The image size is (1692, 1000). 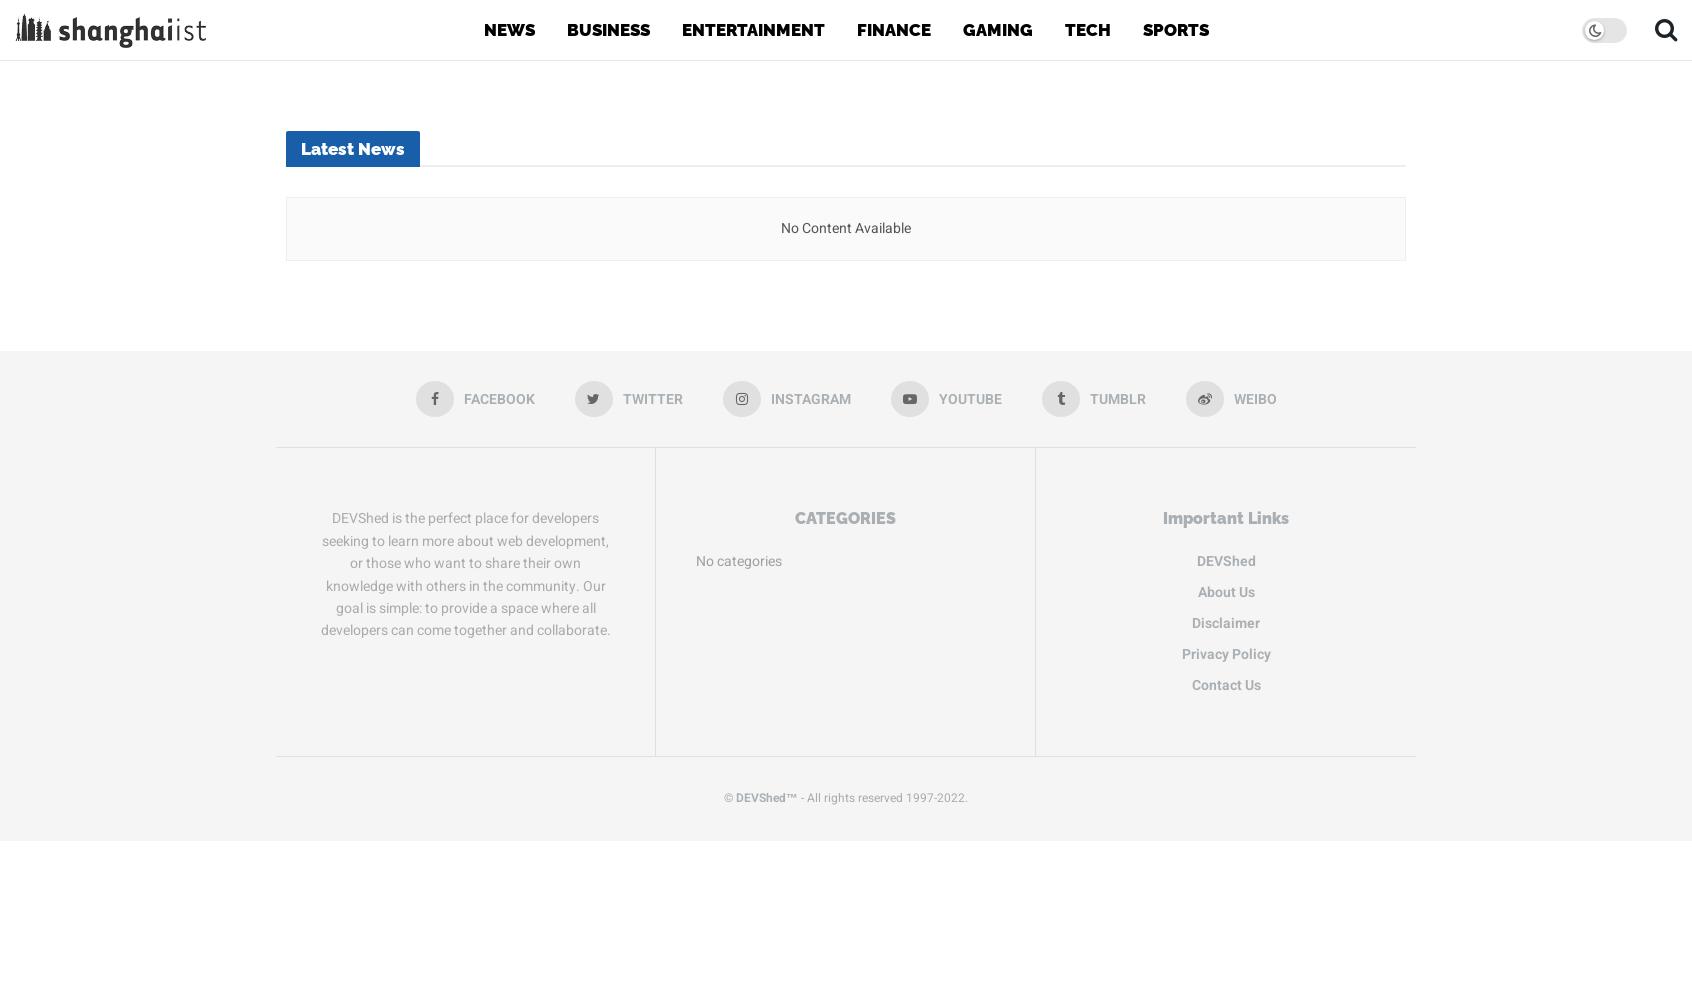 I want to click on '- All rights reserved 1997-2022.', so click(x=882, y=797).